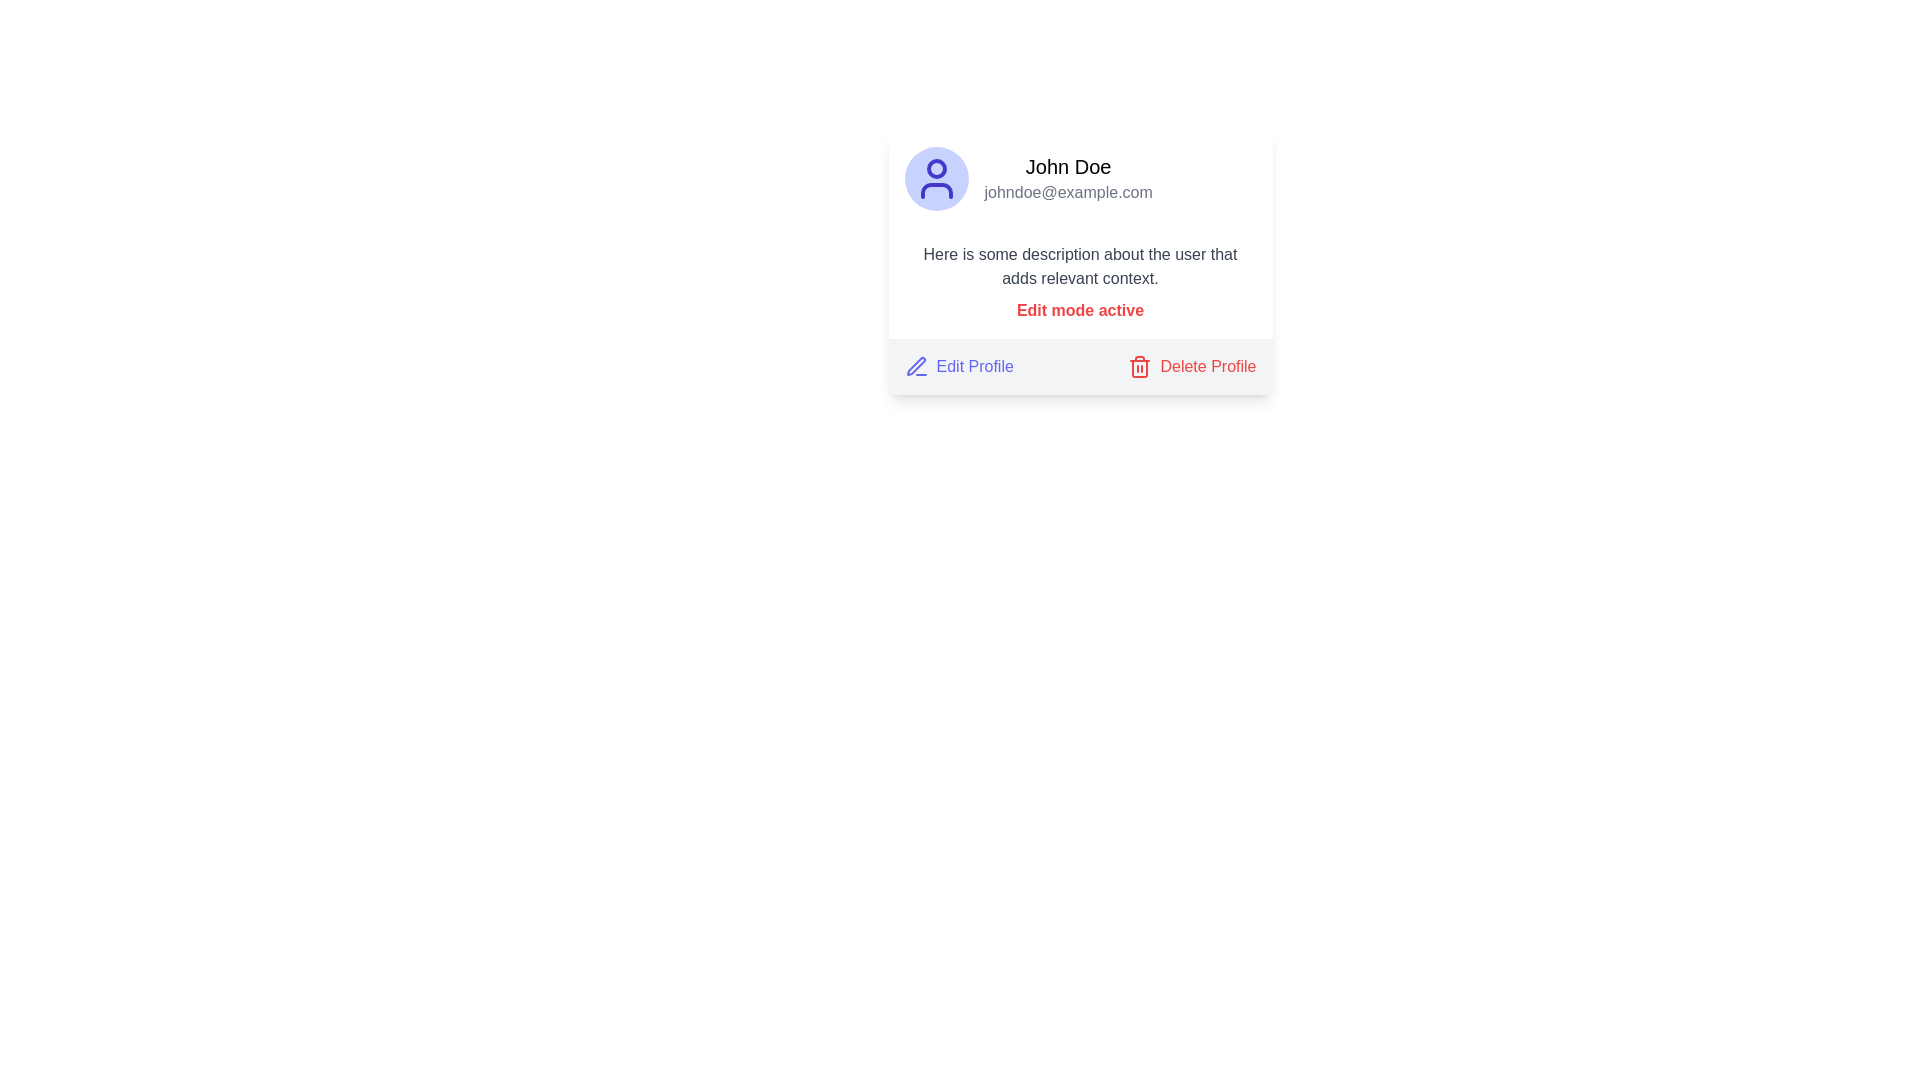  Describe the element at coordinates (1067, 177) in the screenshot. I see `the Text display block that shows the heading 'John Doe' and the subtitle 'johndoe@example.com', located in the top-right section of a card layout, to the right of a circular profile icon` at that location.